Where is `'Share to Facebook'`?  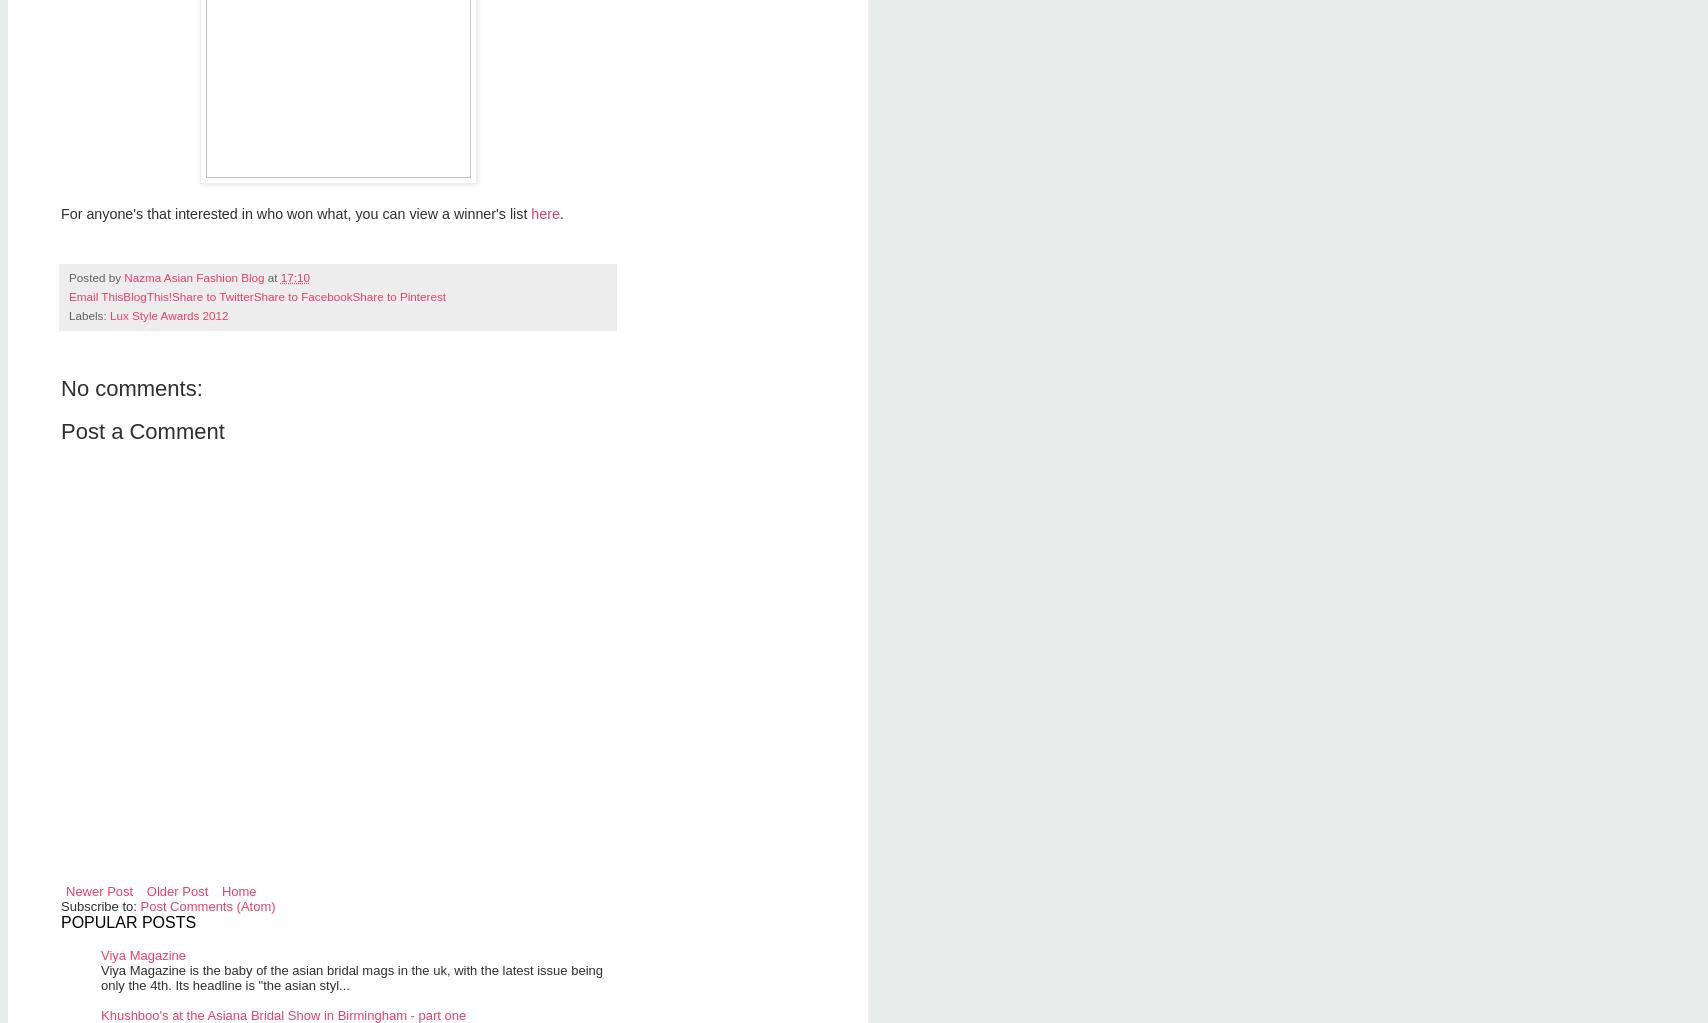
'Share to Facebook' is located at coordinates (302, 294).